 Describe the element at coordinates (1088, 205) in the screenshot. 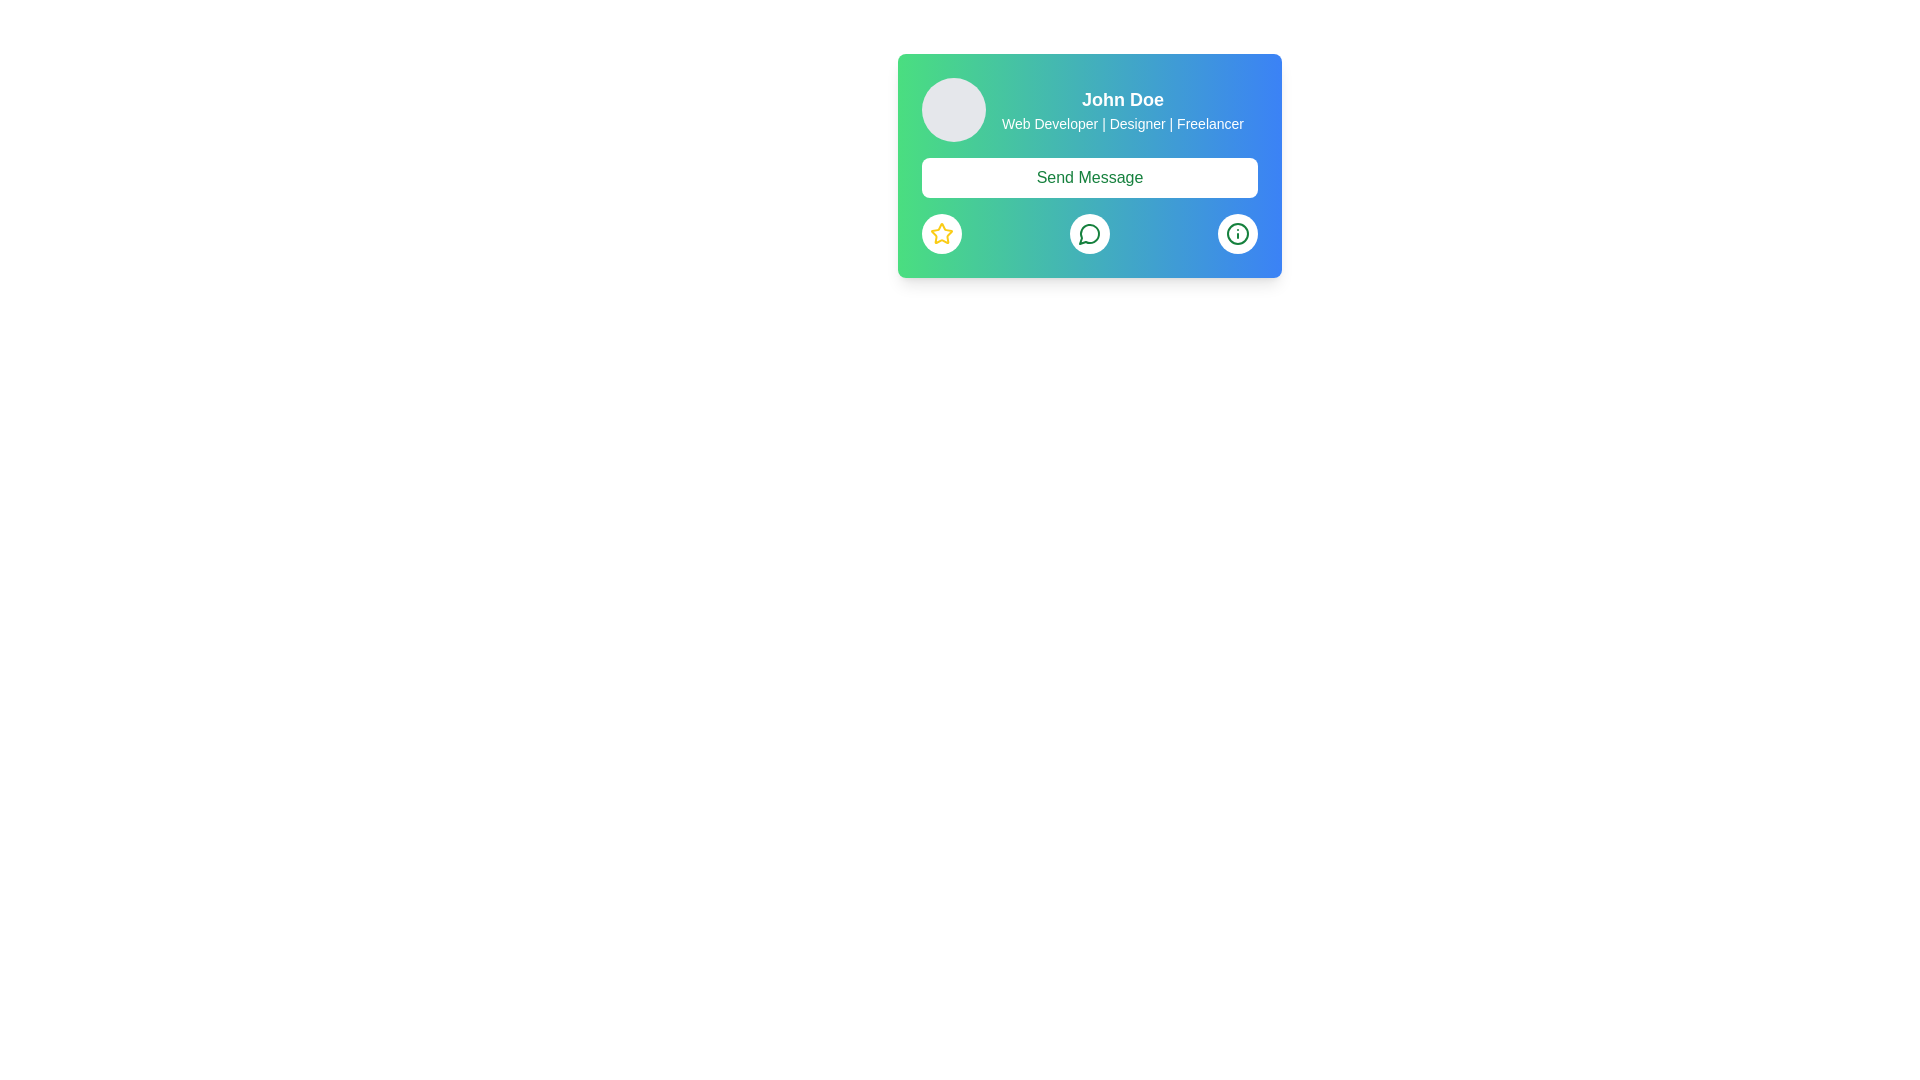

I see `the message-sending button located centrally within the card component, directly below the user's name and description, to initiate the message-sending action` at that location.